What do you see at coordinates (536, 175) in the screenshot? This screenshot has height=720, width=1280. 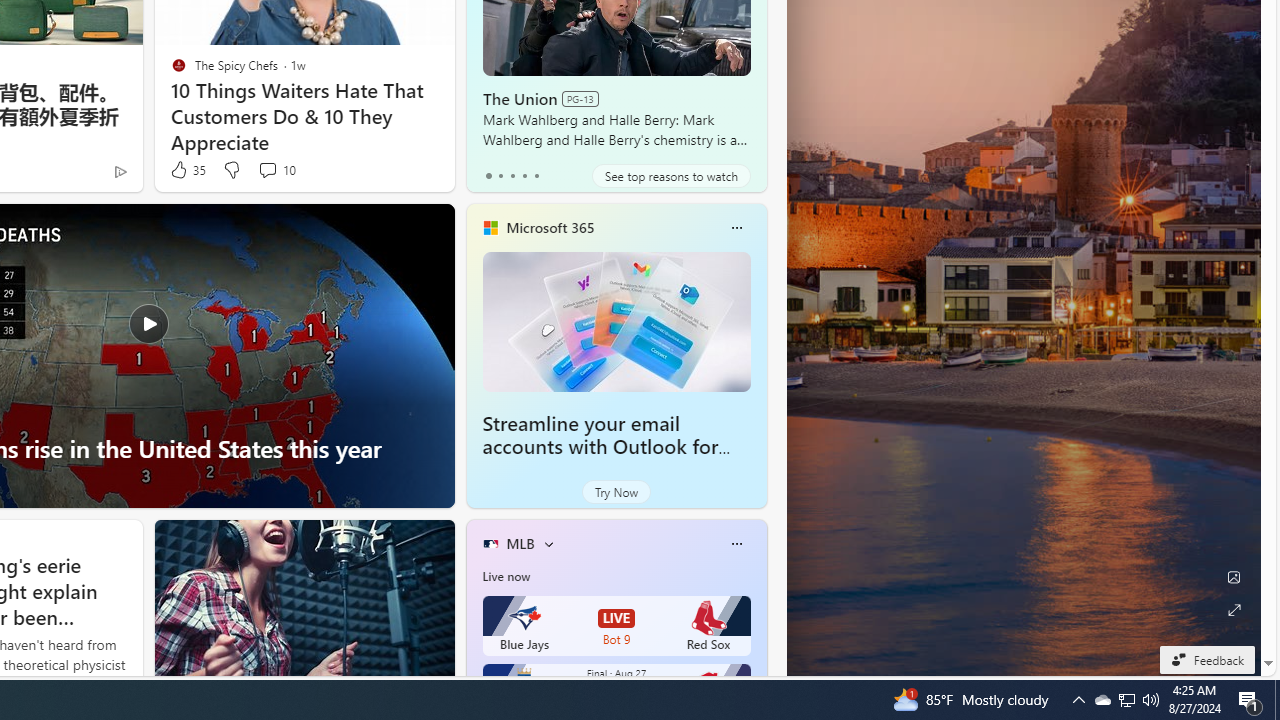 I see `'tab-4'` at bounding box center [536, 175].